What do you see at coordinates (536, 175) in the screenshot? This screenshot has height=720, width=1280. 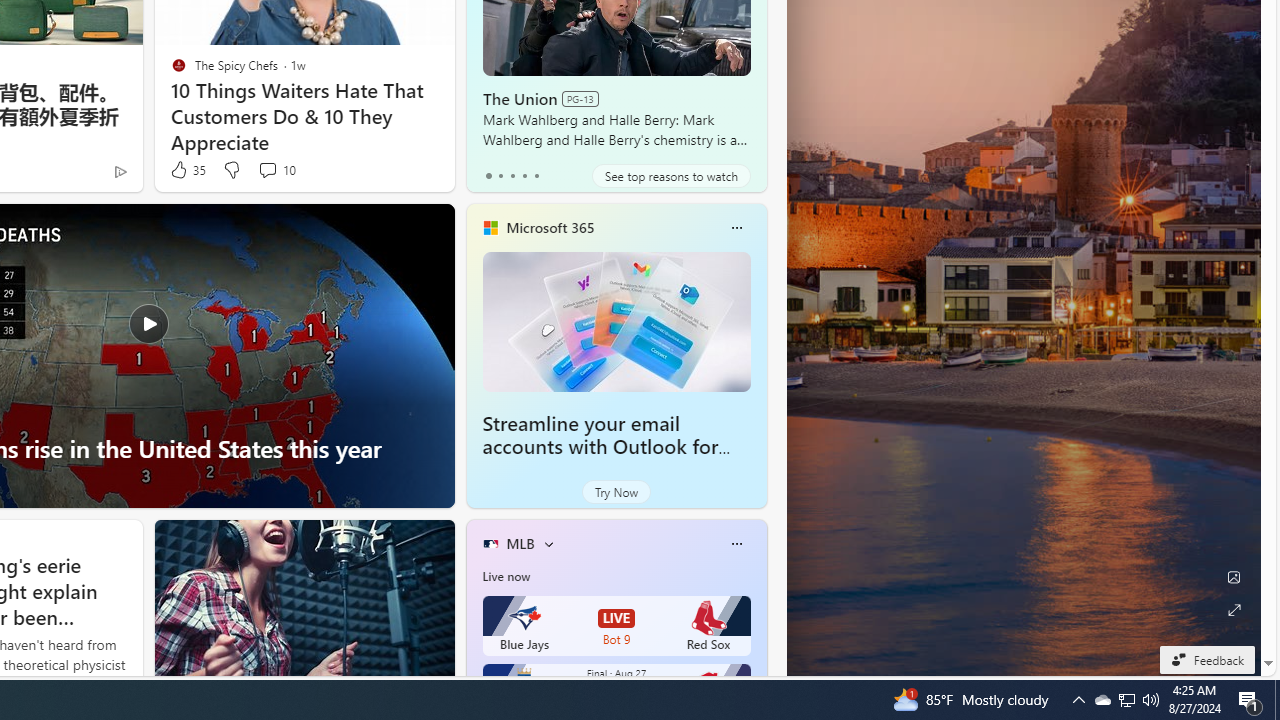 I see `'tab-4'` at bounding box center [536, 175].